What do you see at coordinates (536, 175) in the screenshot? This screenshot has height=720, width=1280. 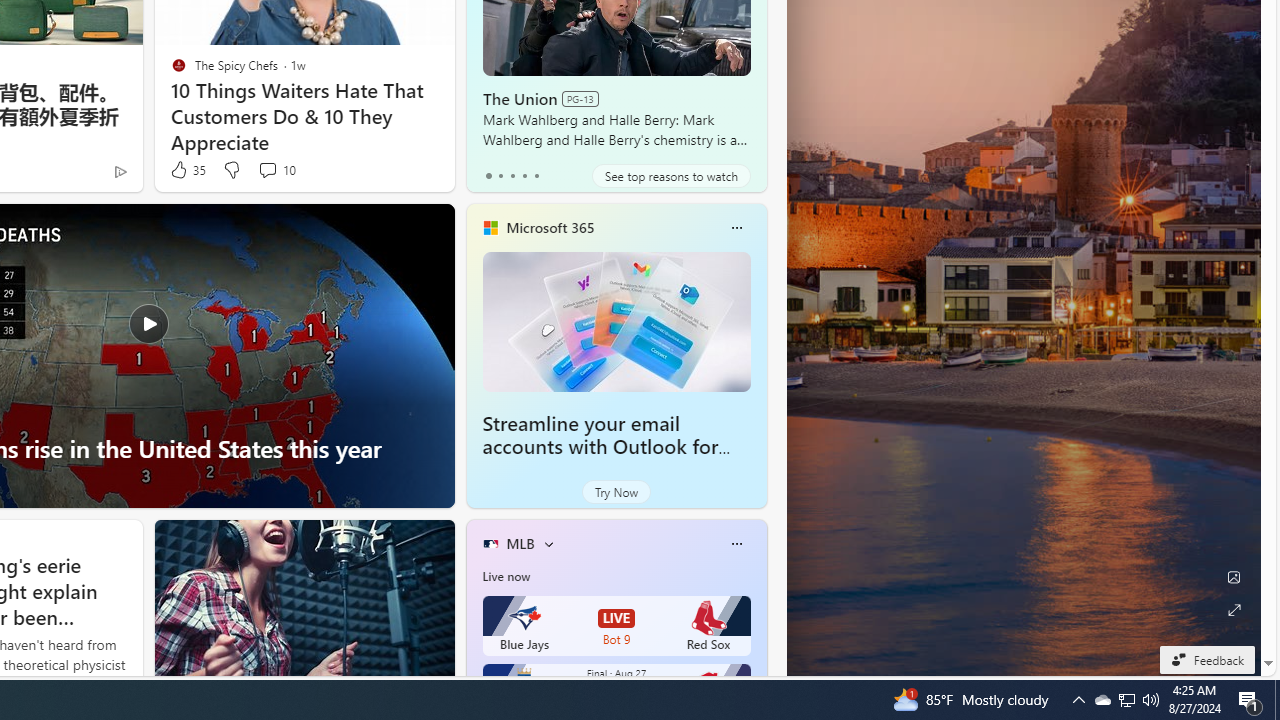 I see `'tab-4'` at bounding box center [536, 175].